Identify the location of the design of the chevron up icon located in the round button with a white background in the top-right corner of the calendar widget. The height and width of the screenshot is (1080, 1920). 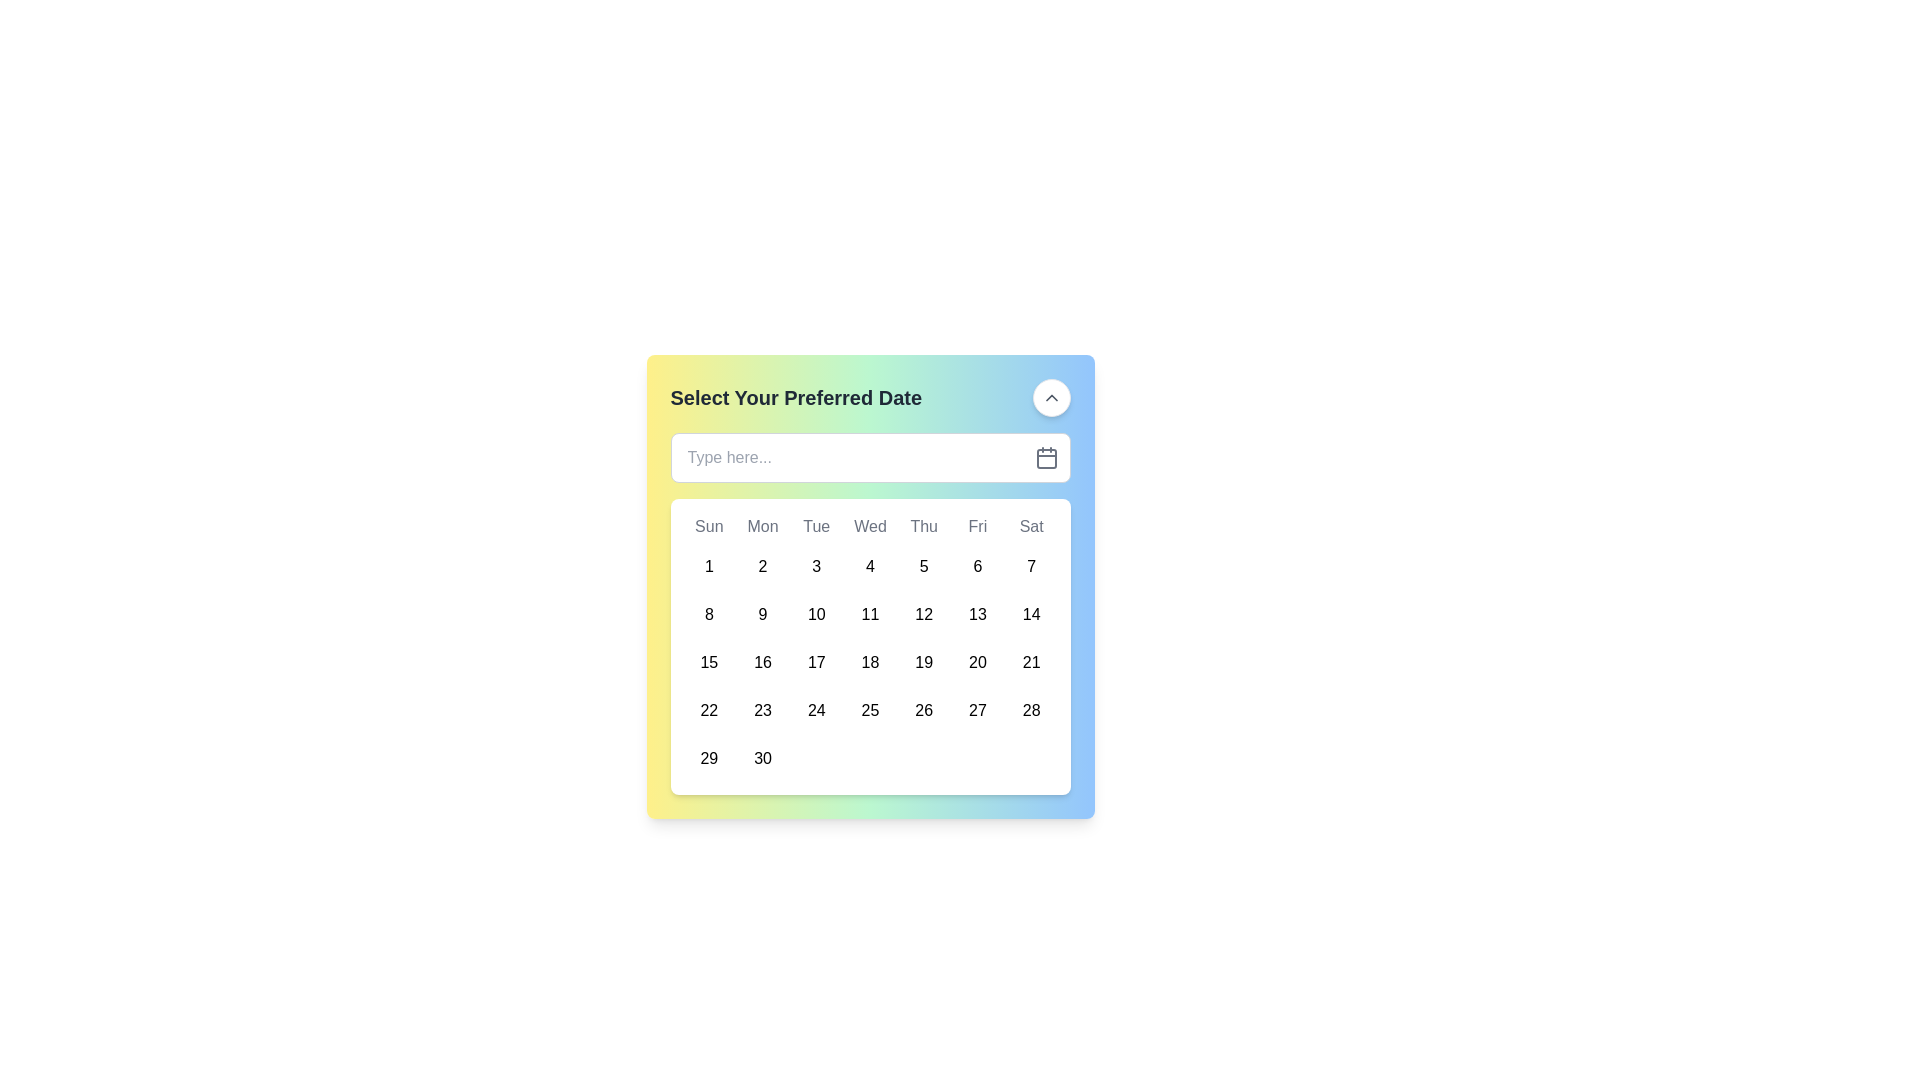
(1050, 397).